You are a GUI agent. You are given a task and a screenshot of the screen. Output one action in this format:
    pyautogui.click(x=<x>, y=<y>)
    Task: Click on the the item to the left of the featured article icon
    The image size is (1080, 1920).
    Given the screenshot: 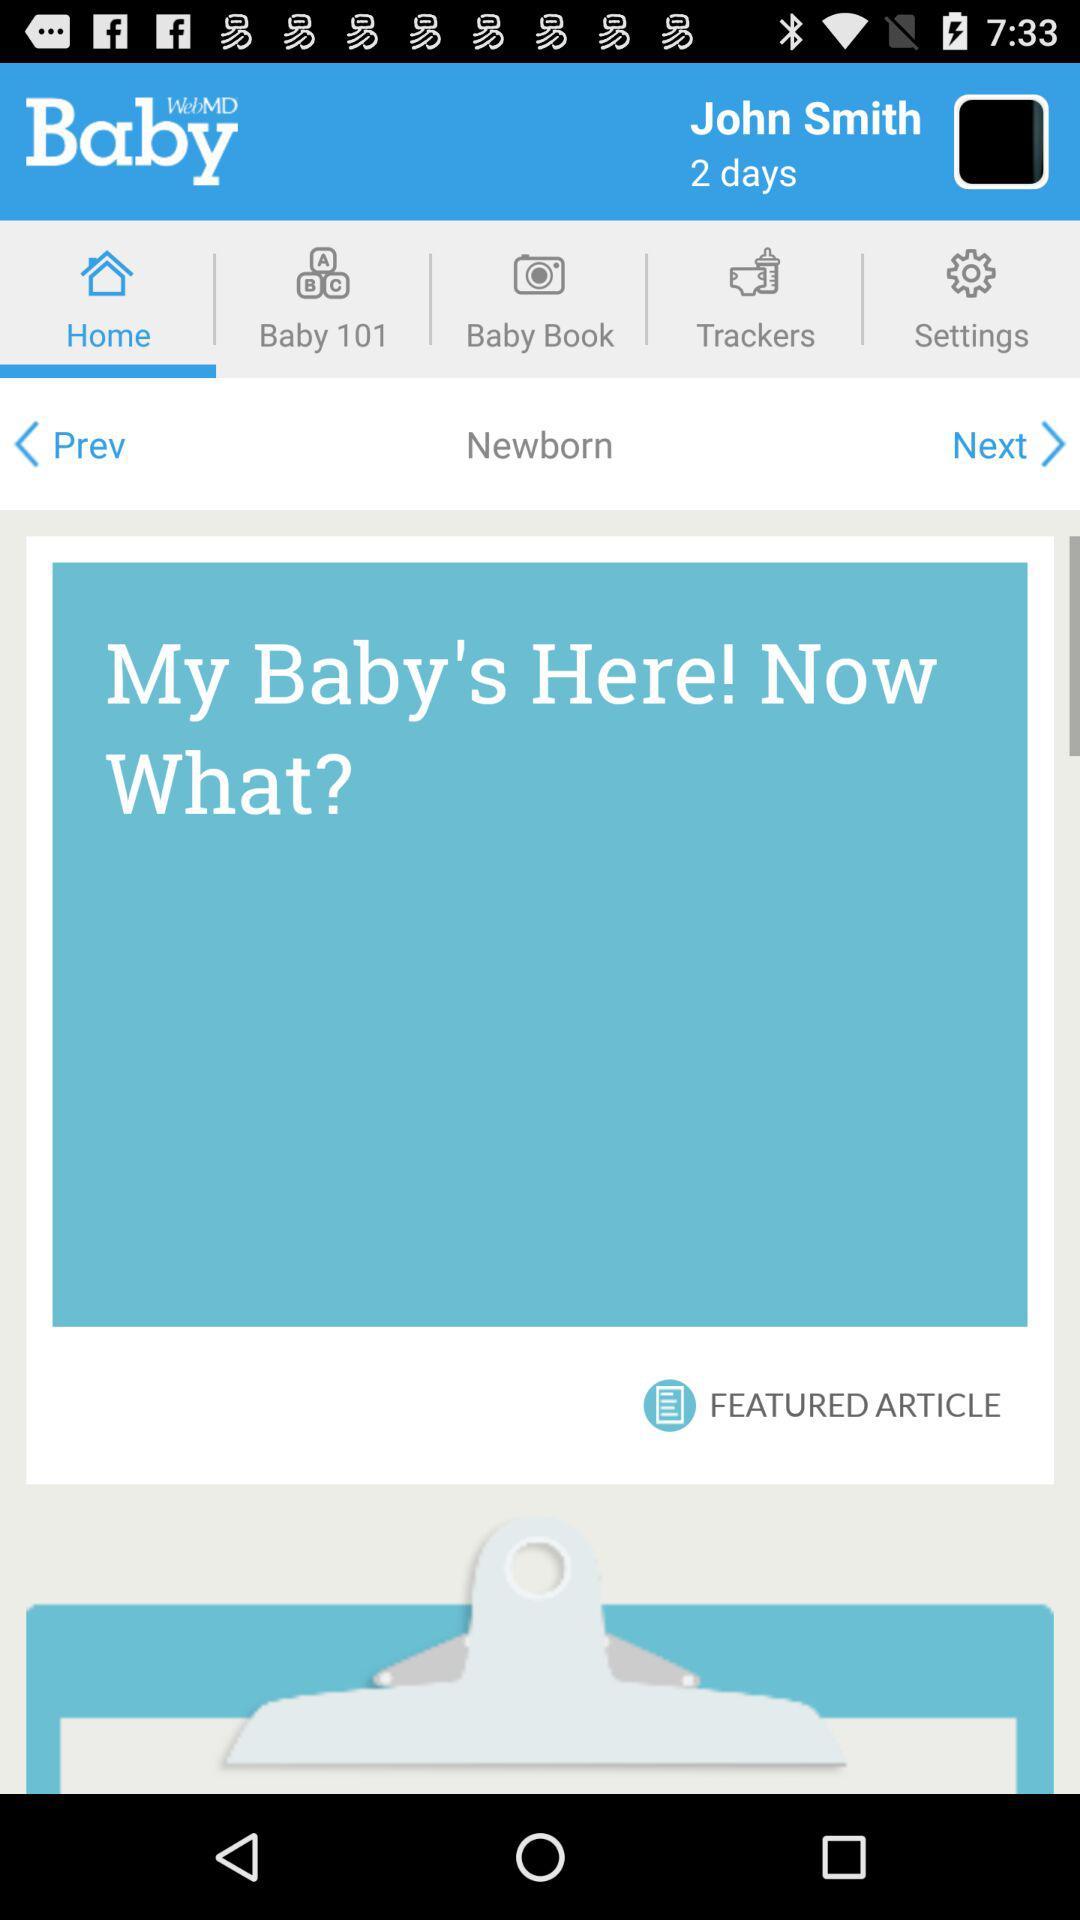 What is the action you would take?
    pyautogui.click(x=669, y=1404)
    